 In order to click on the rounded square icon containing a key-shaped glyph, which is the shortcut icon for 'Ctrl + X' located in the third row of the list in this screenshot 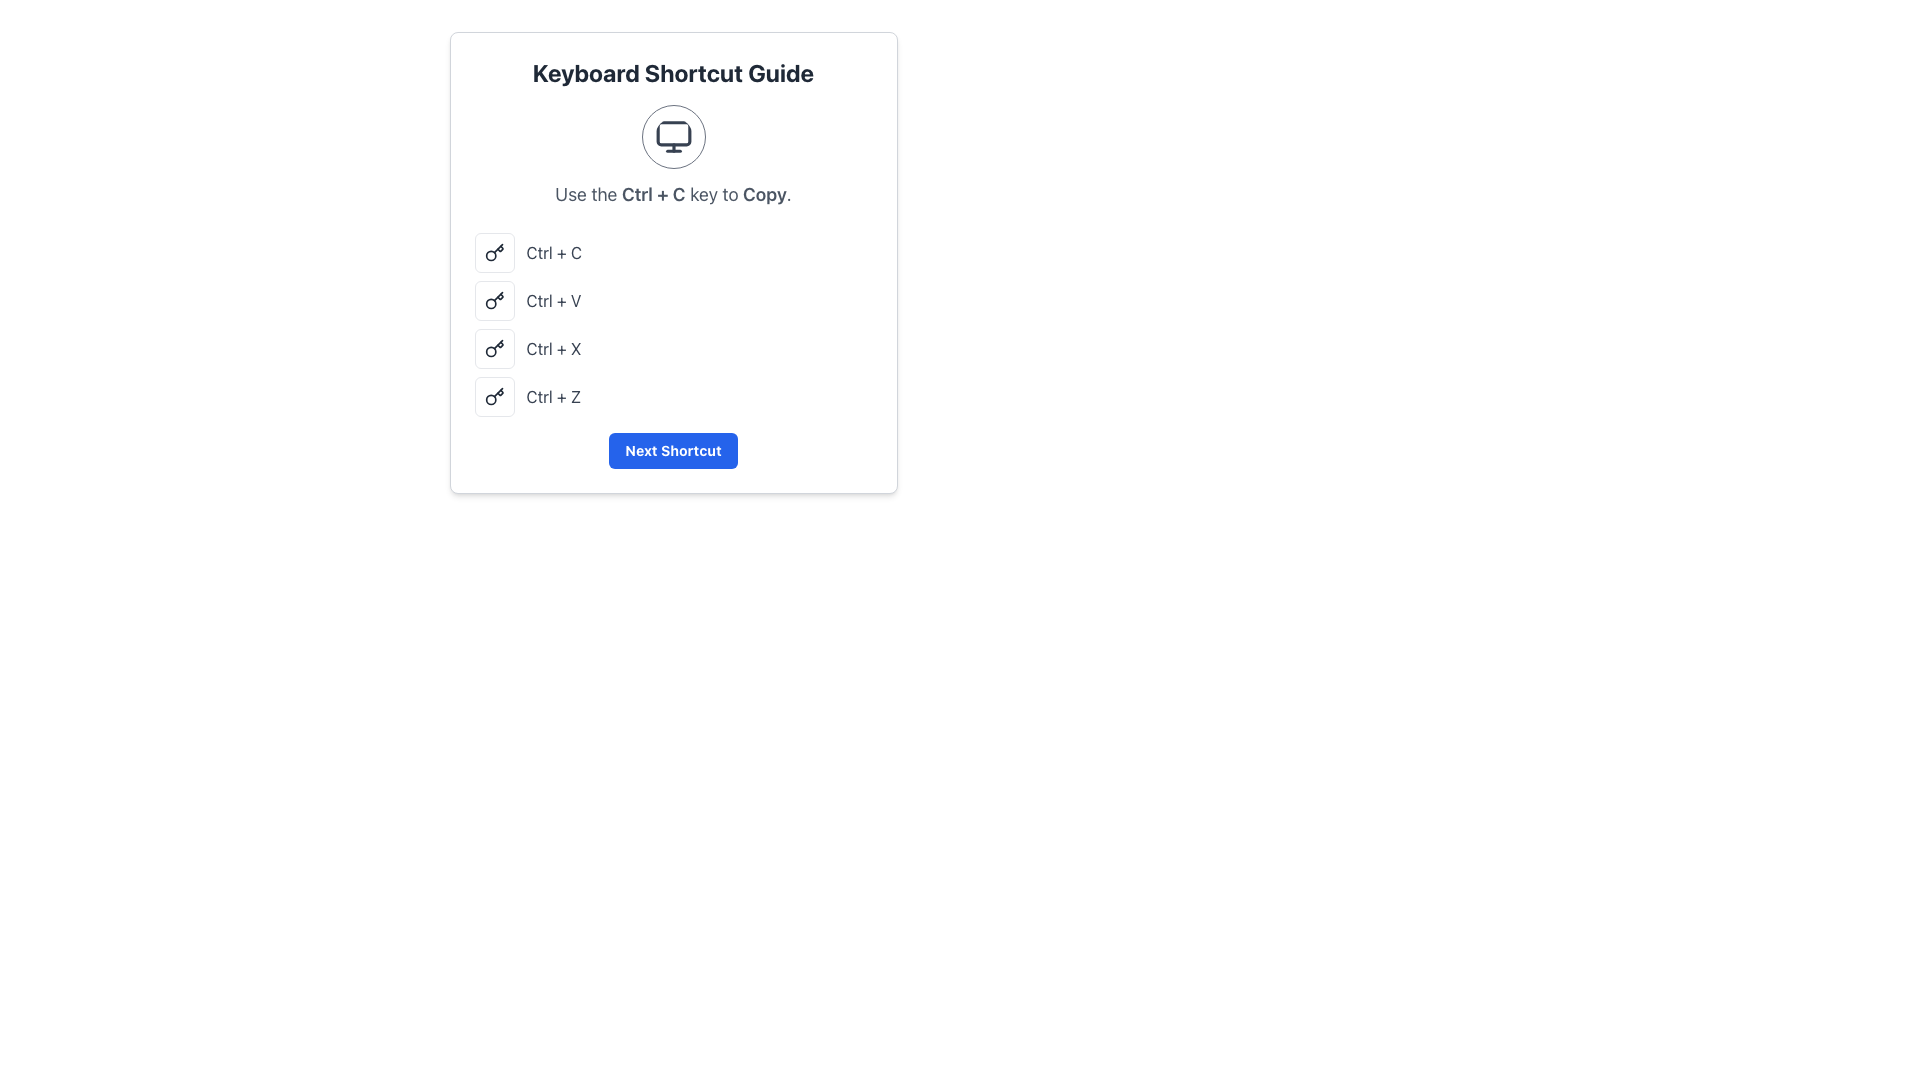, I will do `click(494, 347)`.